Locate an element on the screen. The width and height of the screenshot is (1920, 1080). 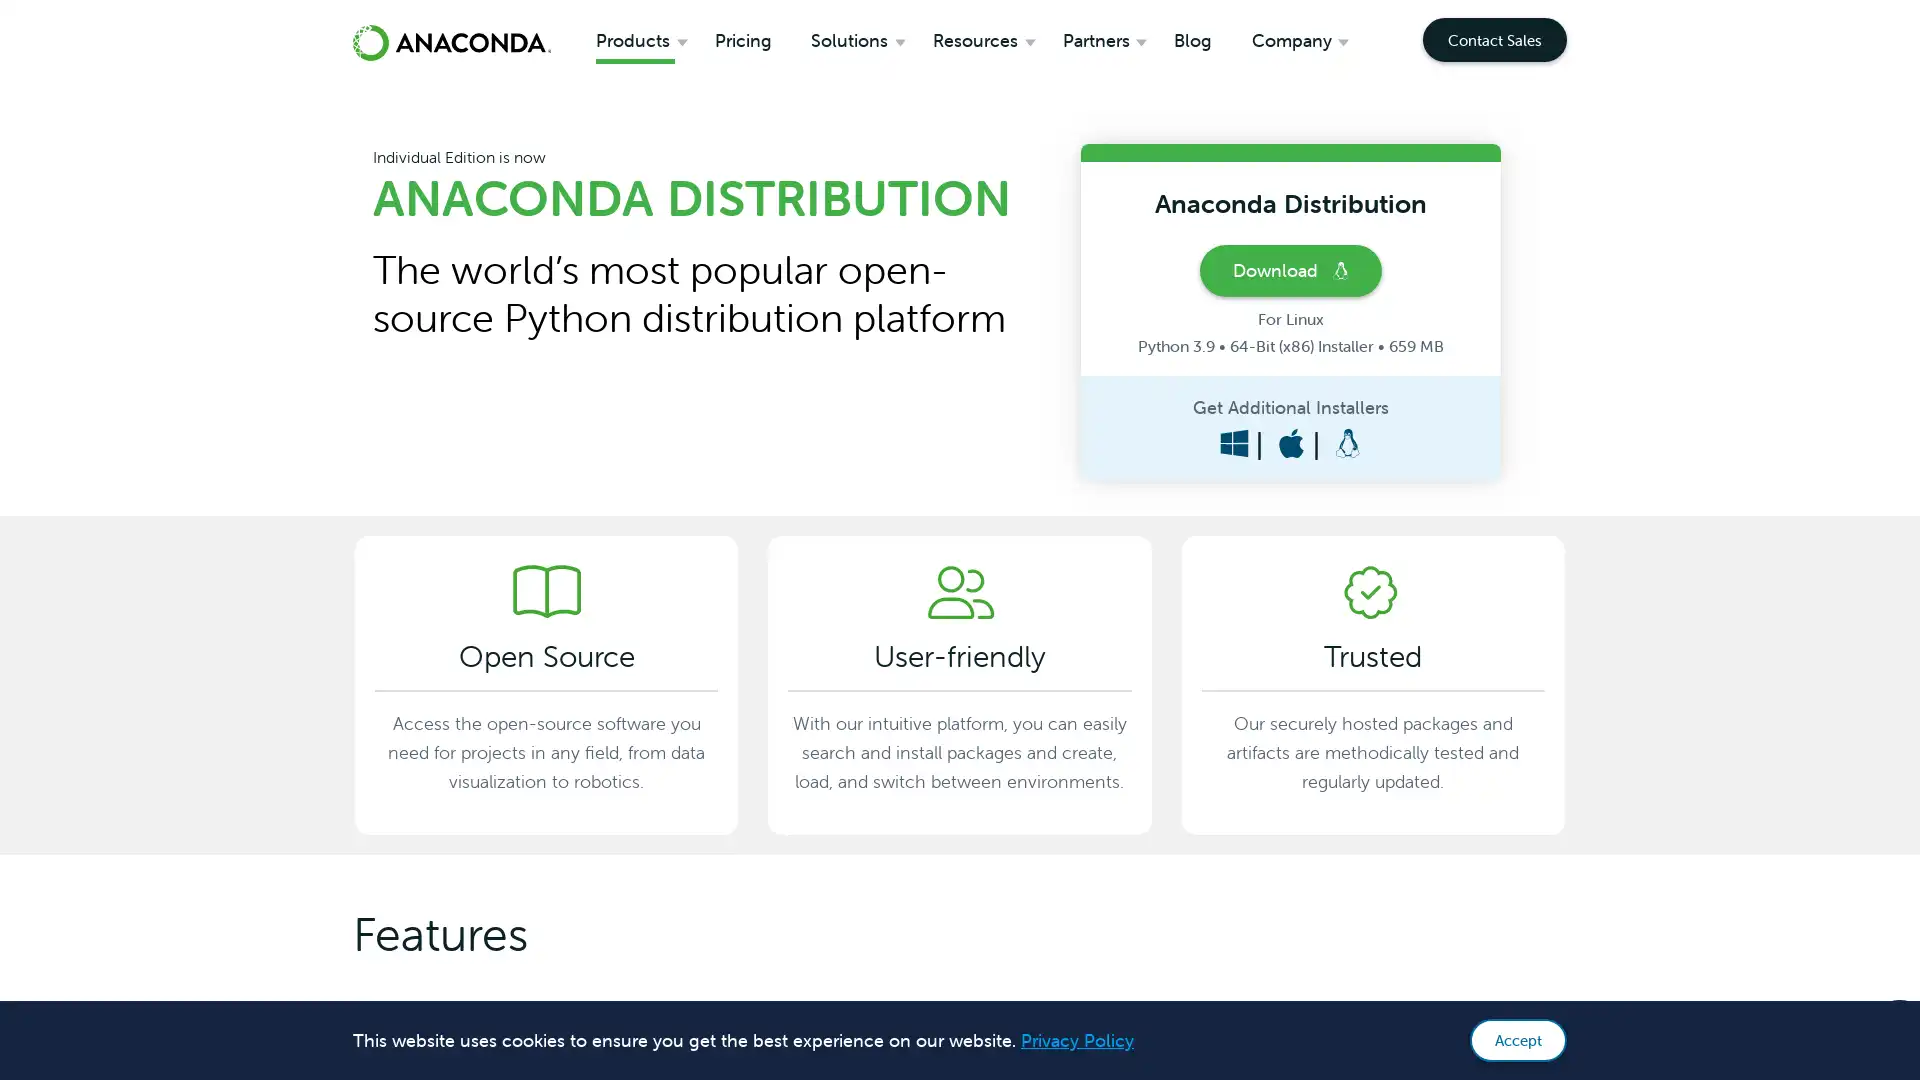
learn more about cookies is located at coordinates (1076, 1038).